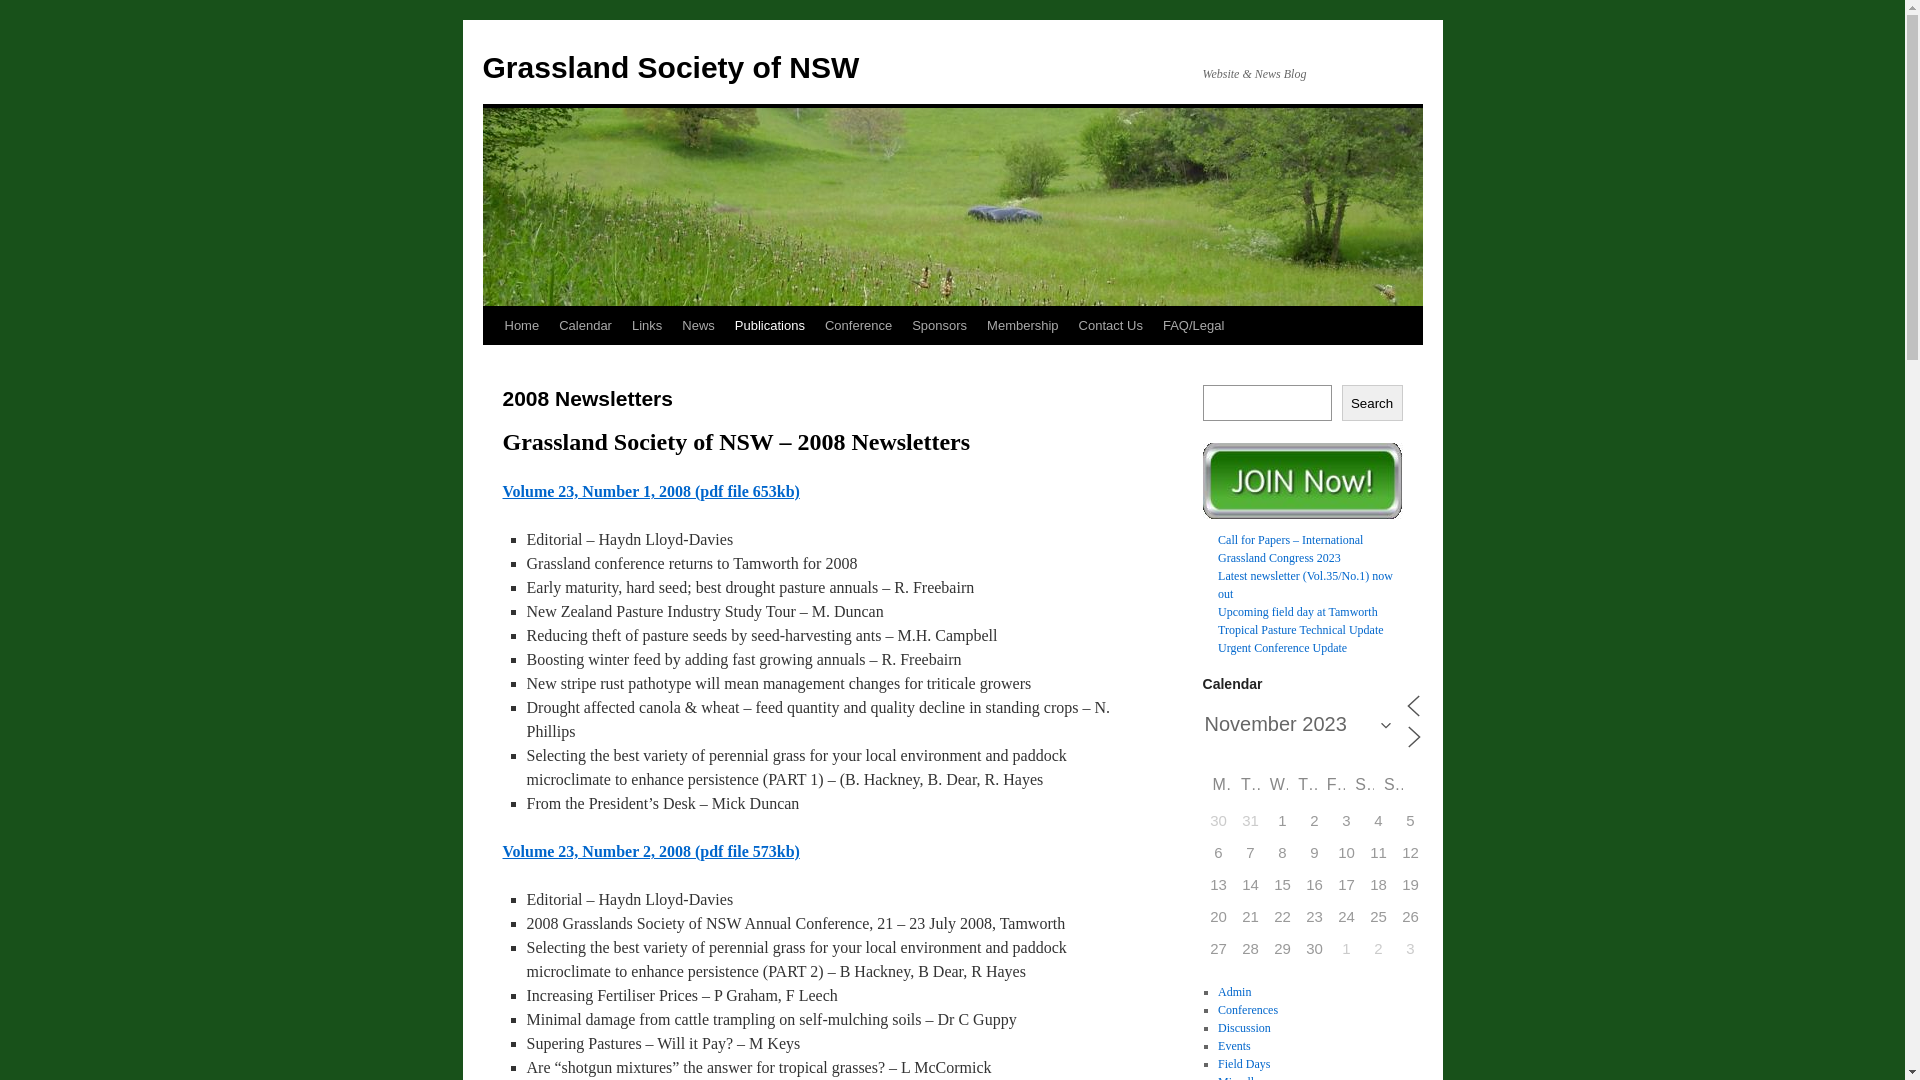  Describe the element at coordinates (650, 491) in the screenshot. I see `'Volume 23, Number 1, 2008 (pdf file 653kb)'` at that location.